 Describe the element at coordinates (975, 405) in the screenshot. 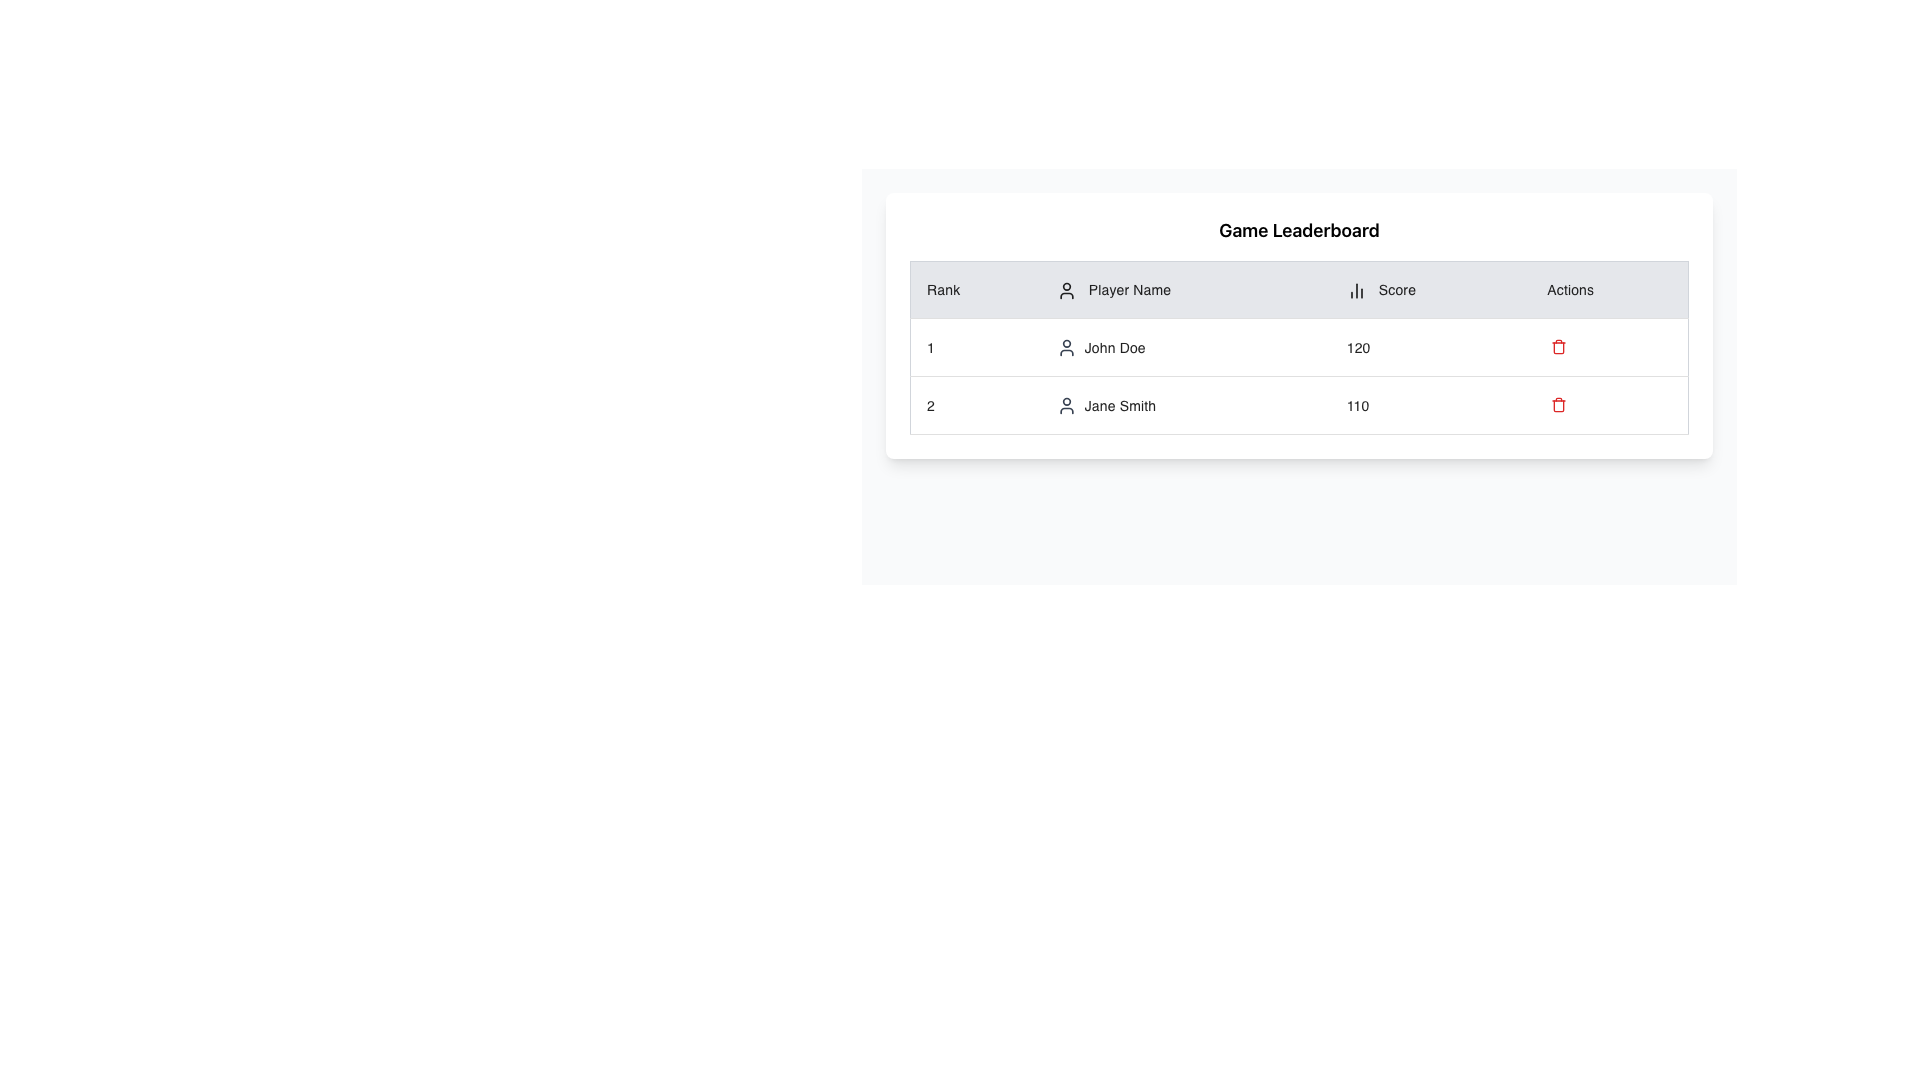

I see `the static textual table cell displaying the number '2' in the 'Rank' column of the leaderboard interface` at that location.